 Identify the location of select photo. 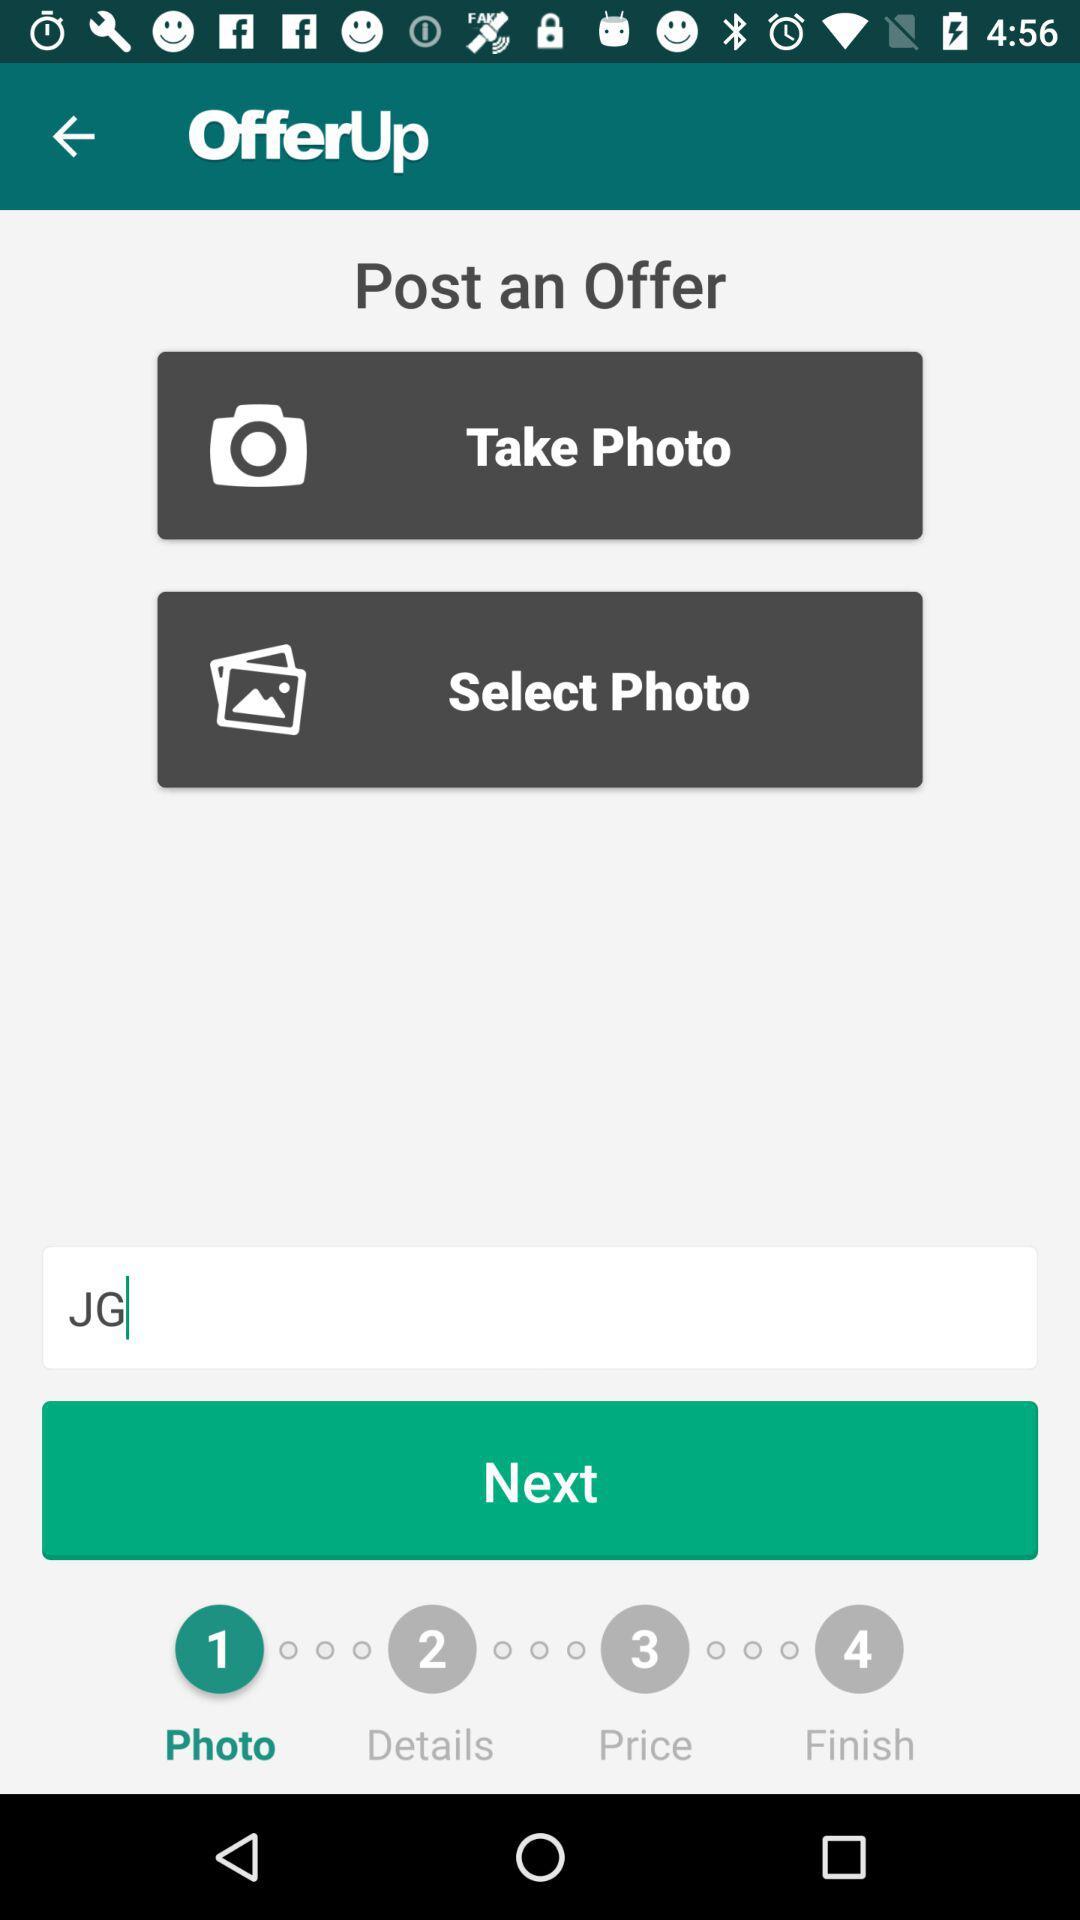
(540, 689).